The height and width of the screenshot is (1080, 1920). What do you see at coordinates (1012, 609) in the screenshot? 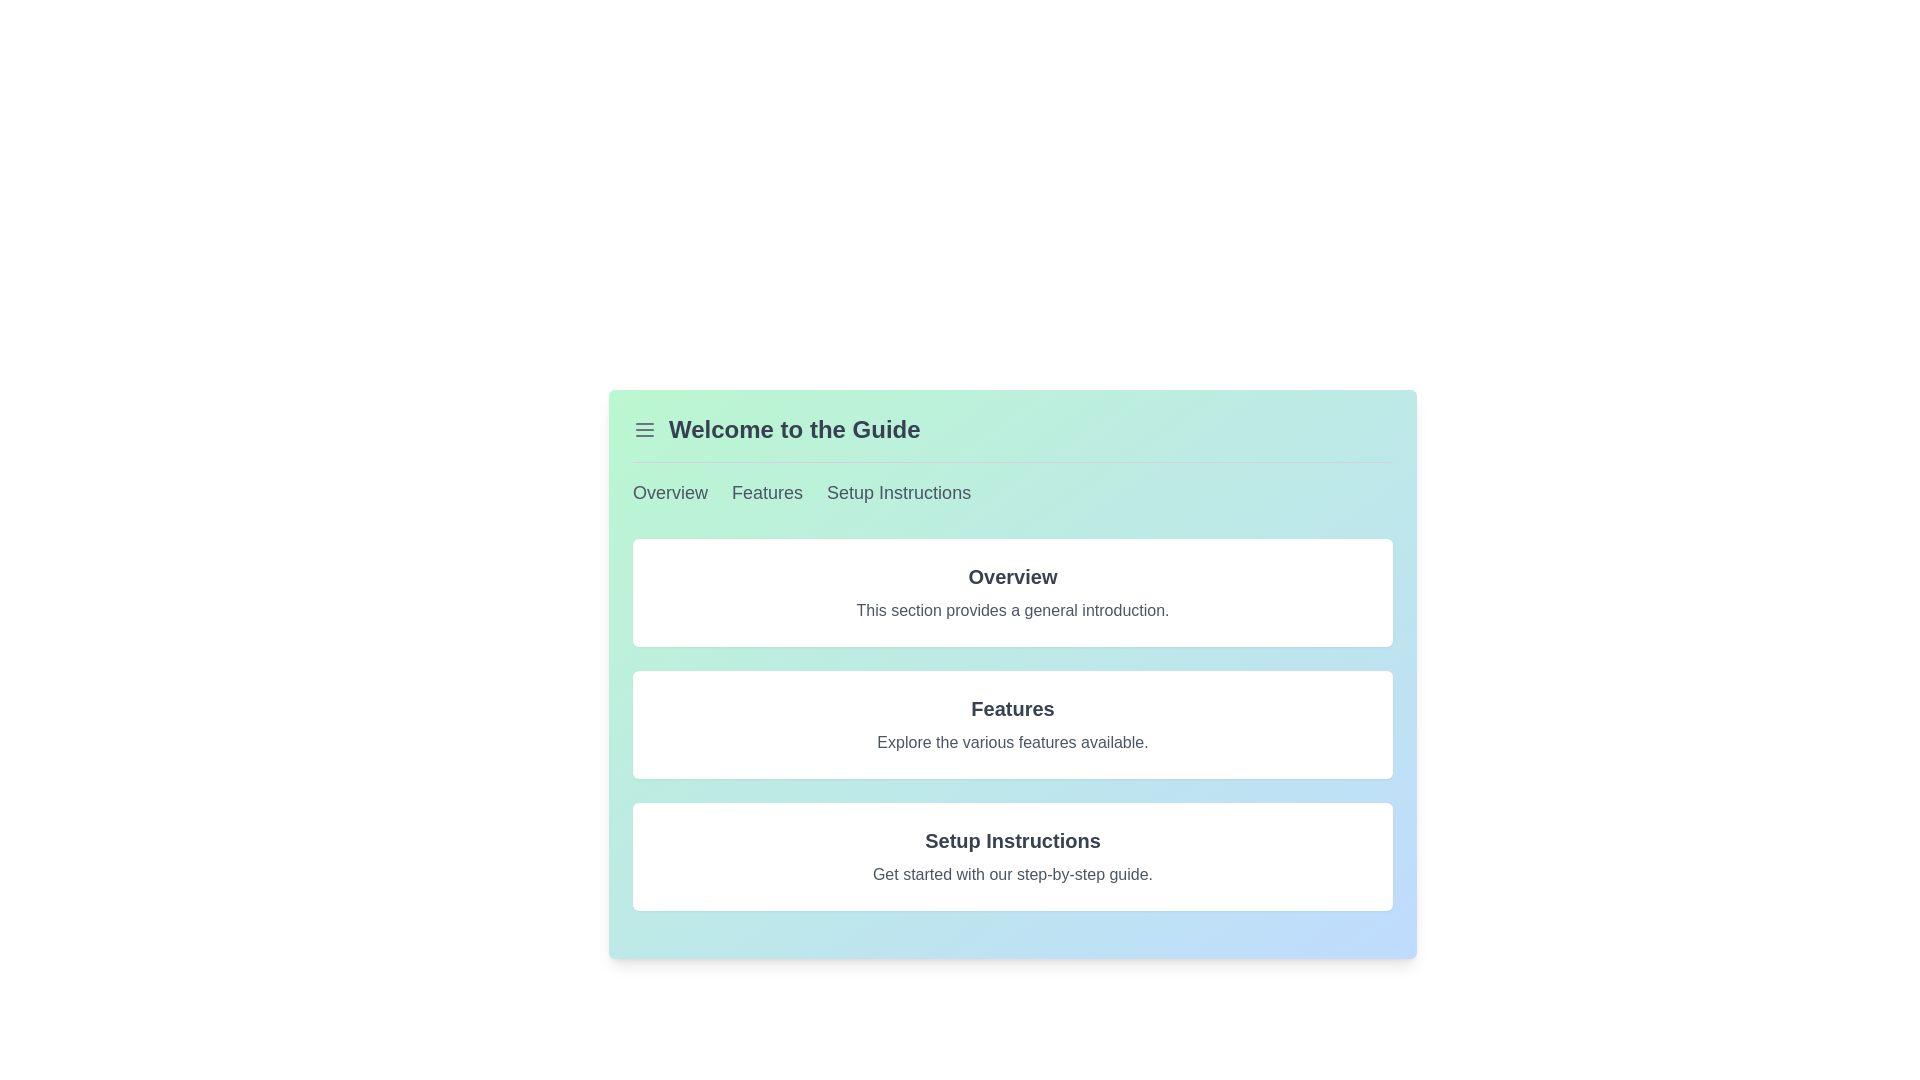
I see `the text label displaying 'This section provides a general introduction.' which is located beneath the 'Overview' title` at bounding box center [1012, 609].